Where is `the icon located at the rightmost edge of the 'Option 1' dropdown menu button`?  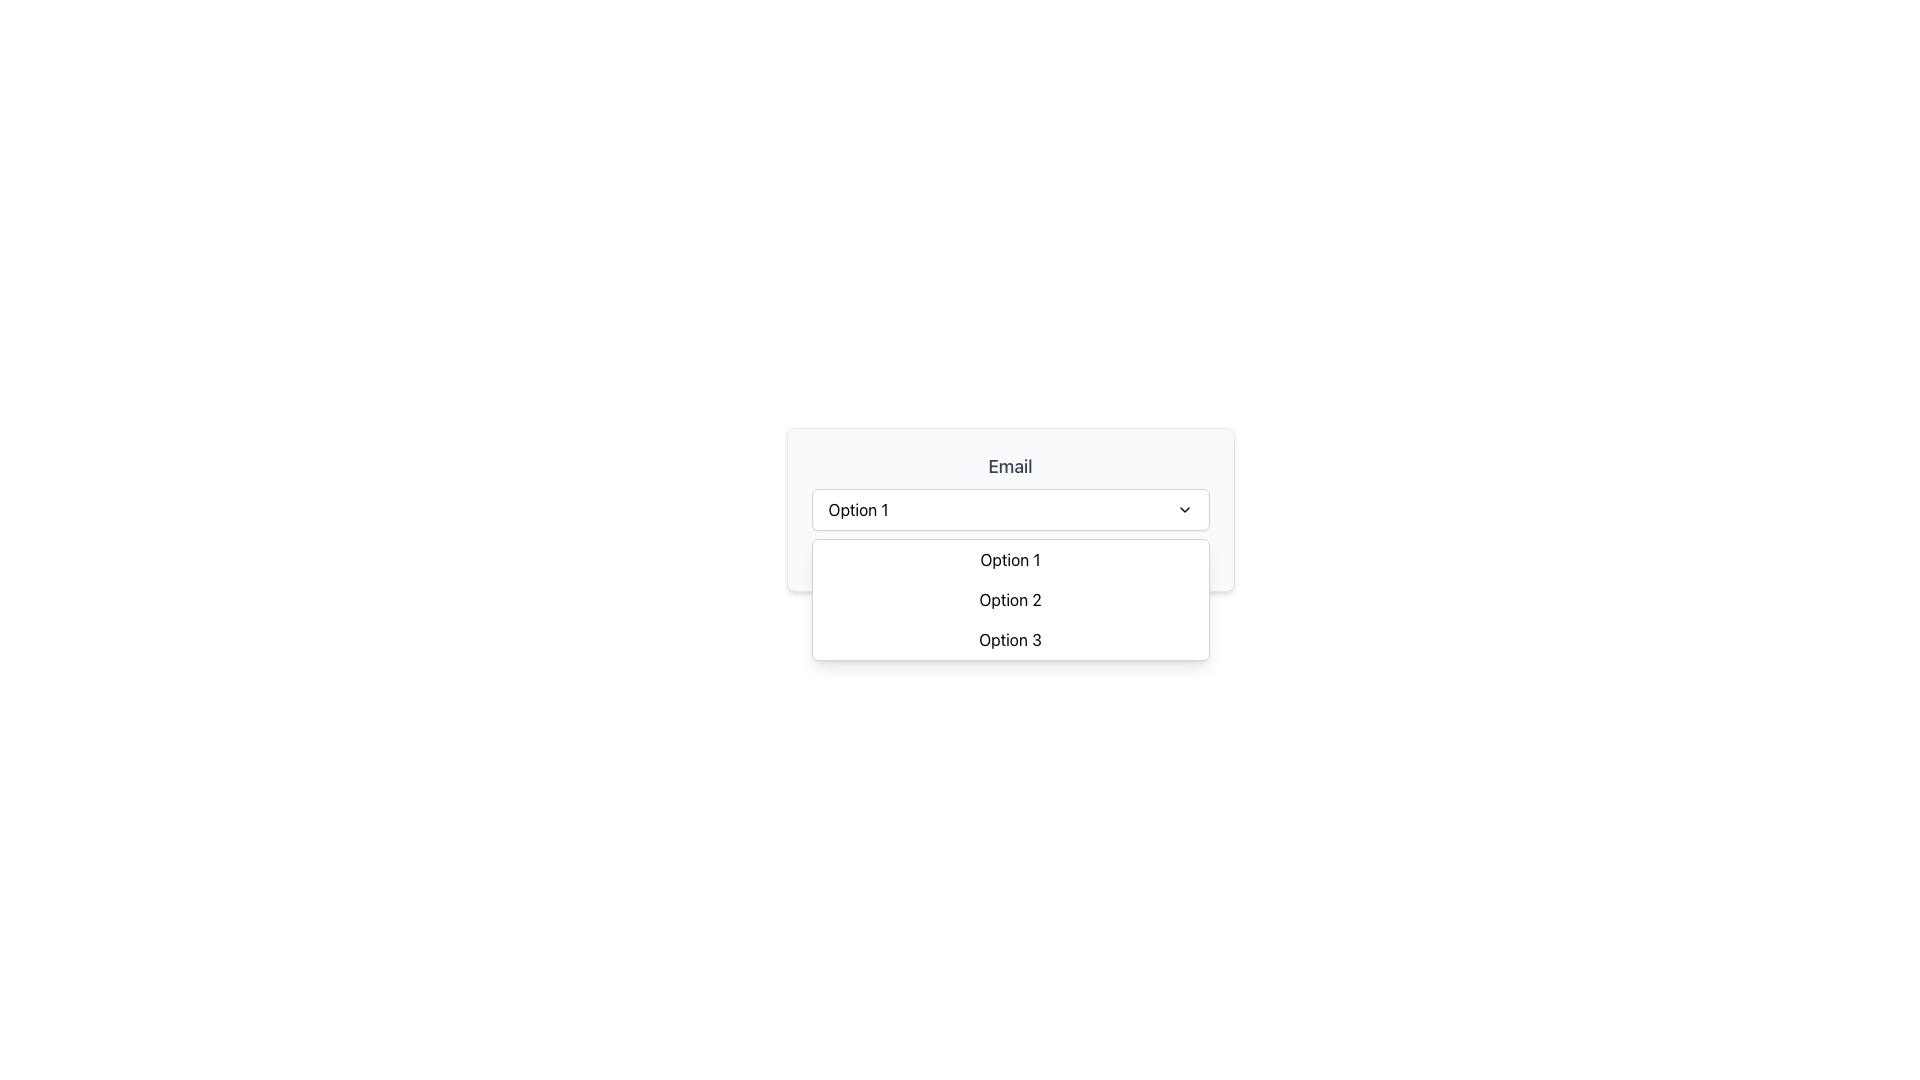
the icon located at the rightmost edge of the 'Option 1' dropdown menu button is located at coordinates (1184, 508).